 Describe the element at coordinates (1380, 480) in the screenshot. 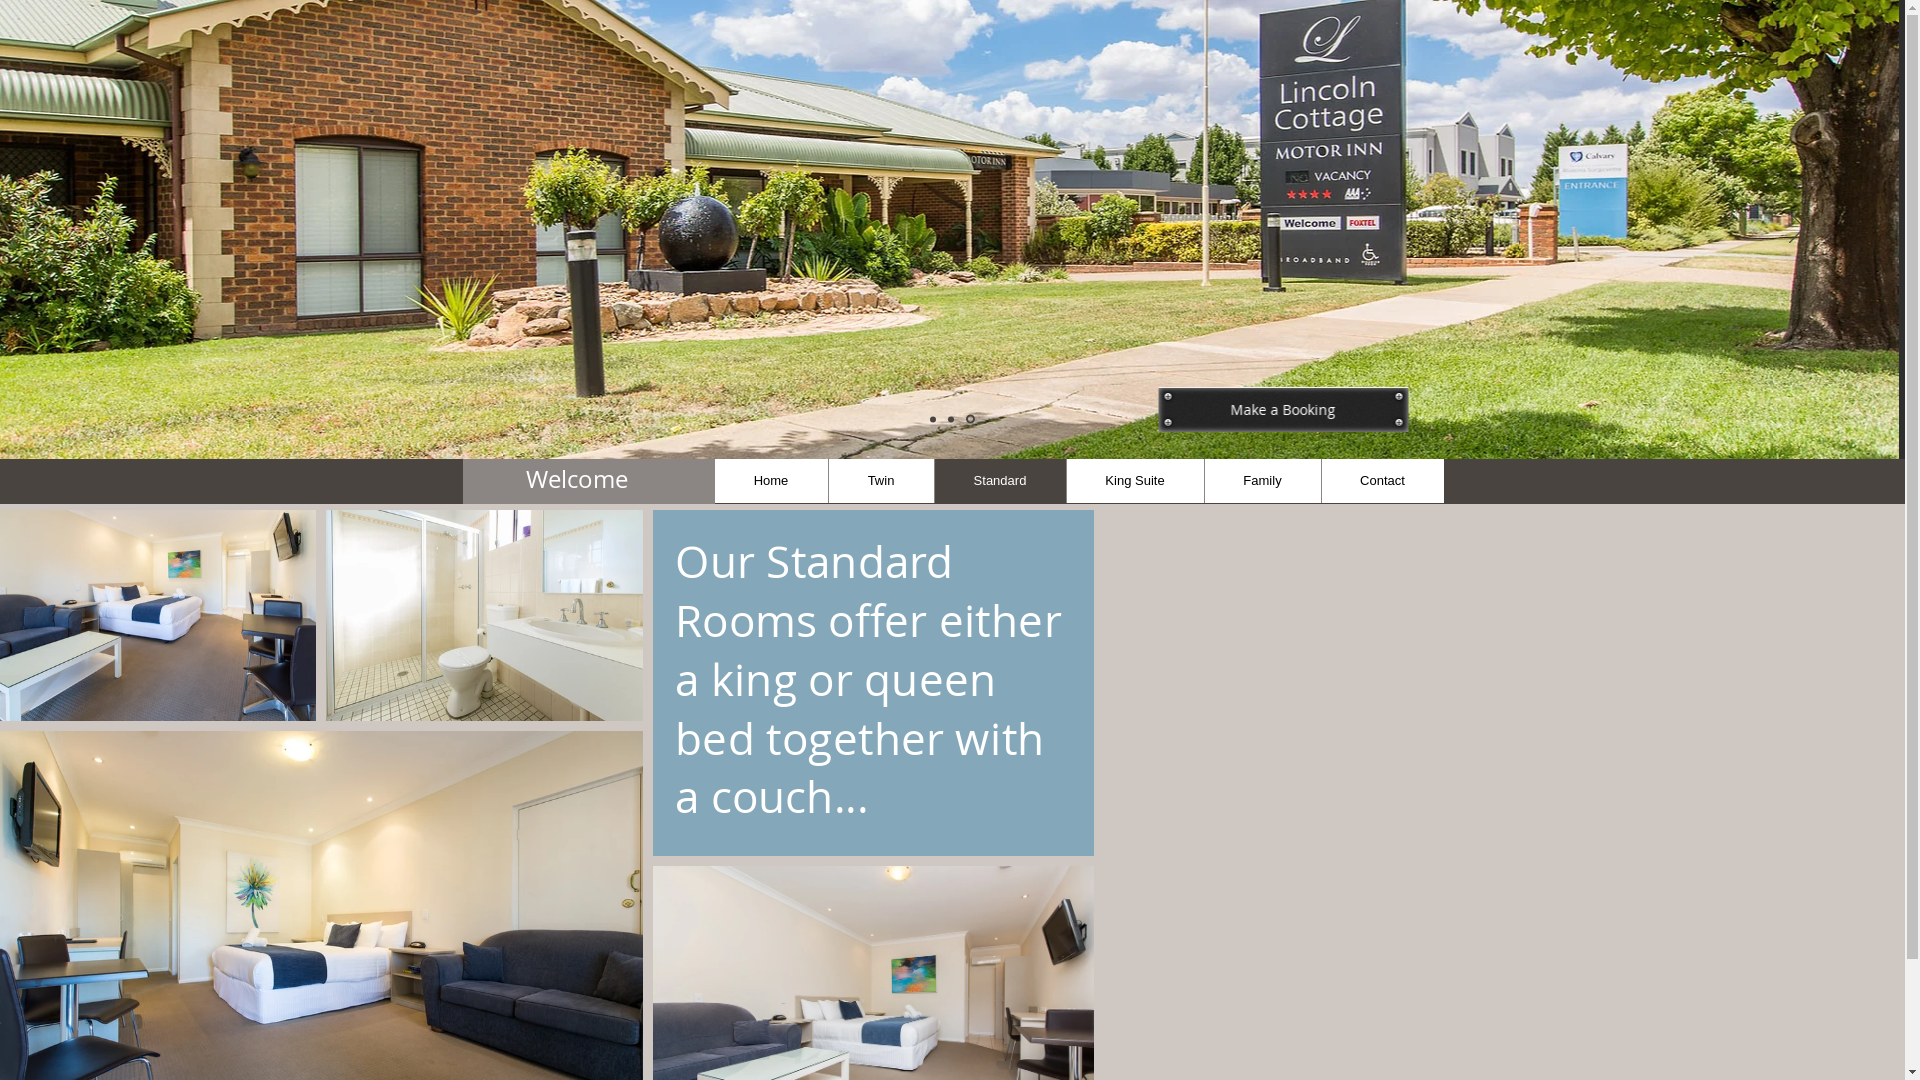

I see `'Contact'` at that location.